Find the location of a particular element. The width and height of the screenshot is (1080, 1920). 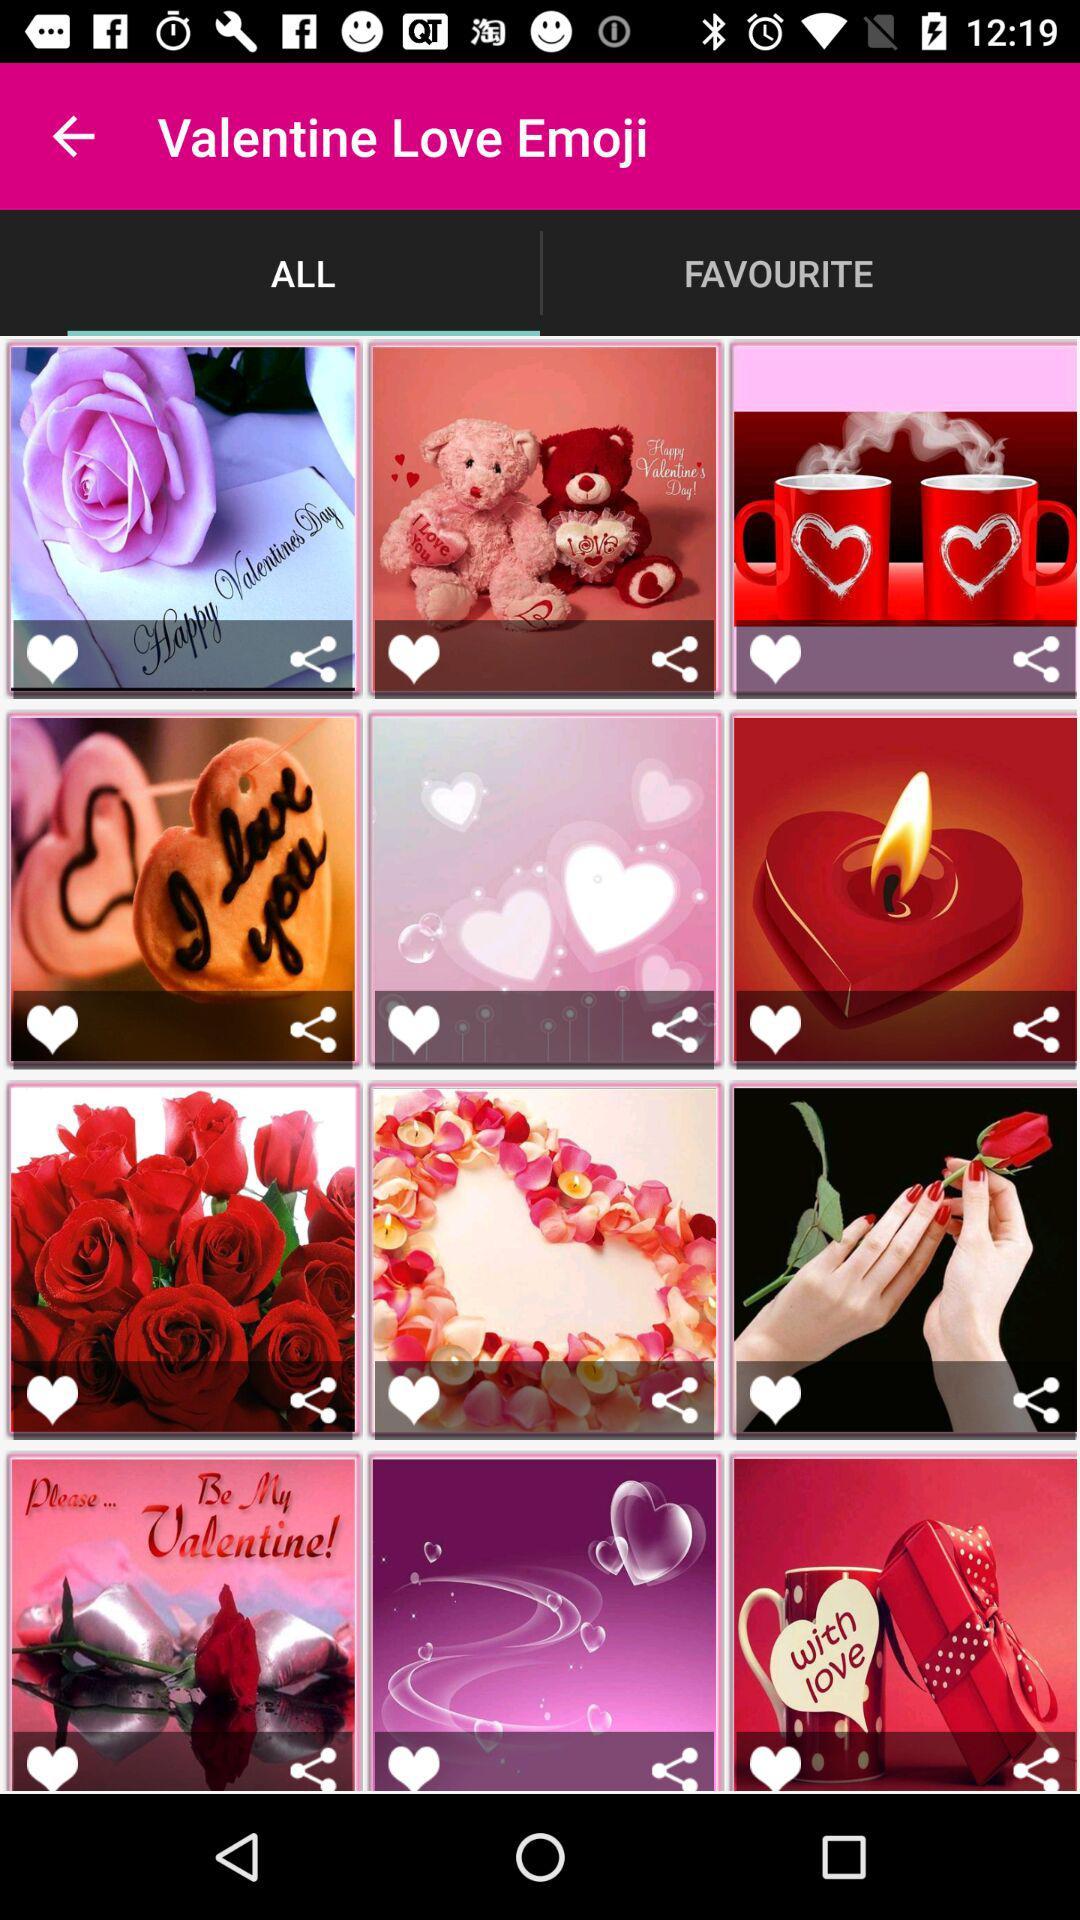

share the emoji or sticker is located at coordinates (313, 1029).